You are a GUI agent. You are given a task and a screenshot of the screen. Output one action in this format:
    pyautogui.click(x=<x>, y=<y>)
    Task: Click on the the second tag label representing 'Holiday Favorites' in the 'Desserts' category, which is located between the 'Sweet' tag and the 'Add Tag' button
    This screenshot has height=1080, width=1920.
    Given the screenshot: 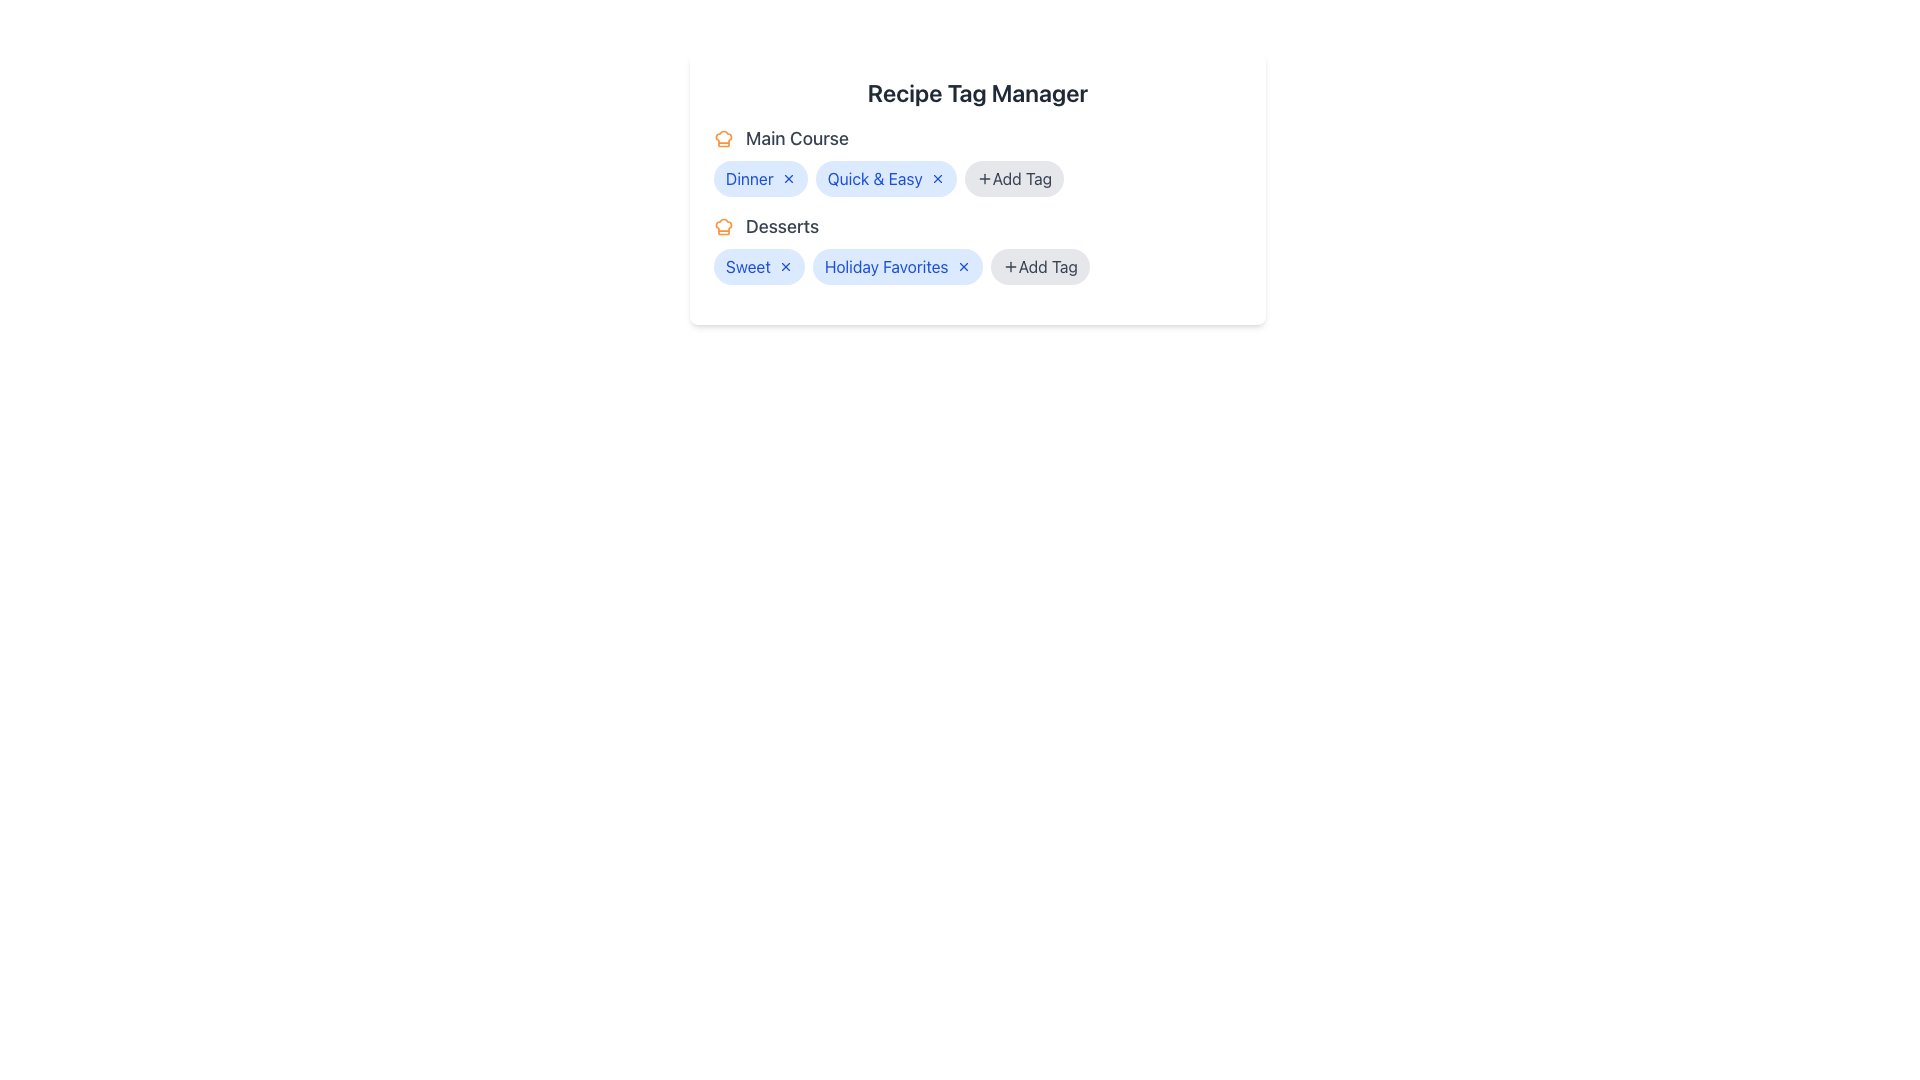 What is the action you would take?
    pyautogui.click(x=896, y=265)
    